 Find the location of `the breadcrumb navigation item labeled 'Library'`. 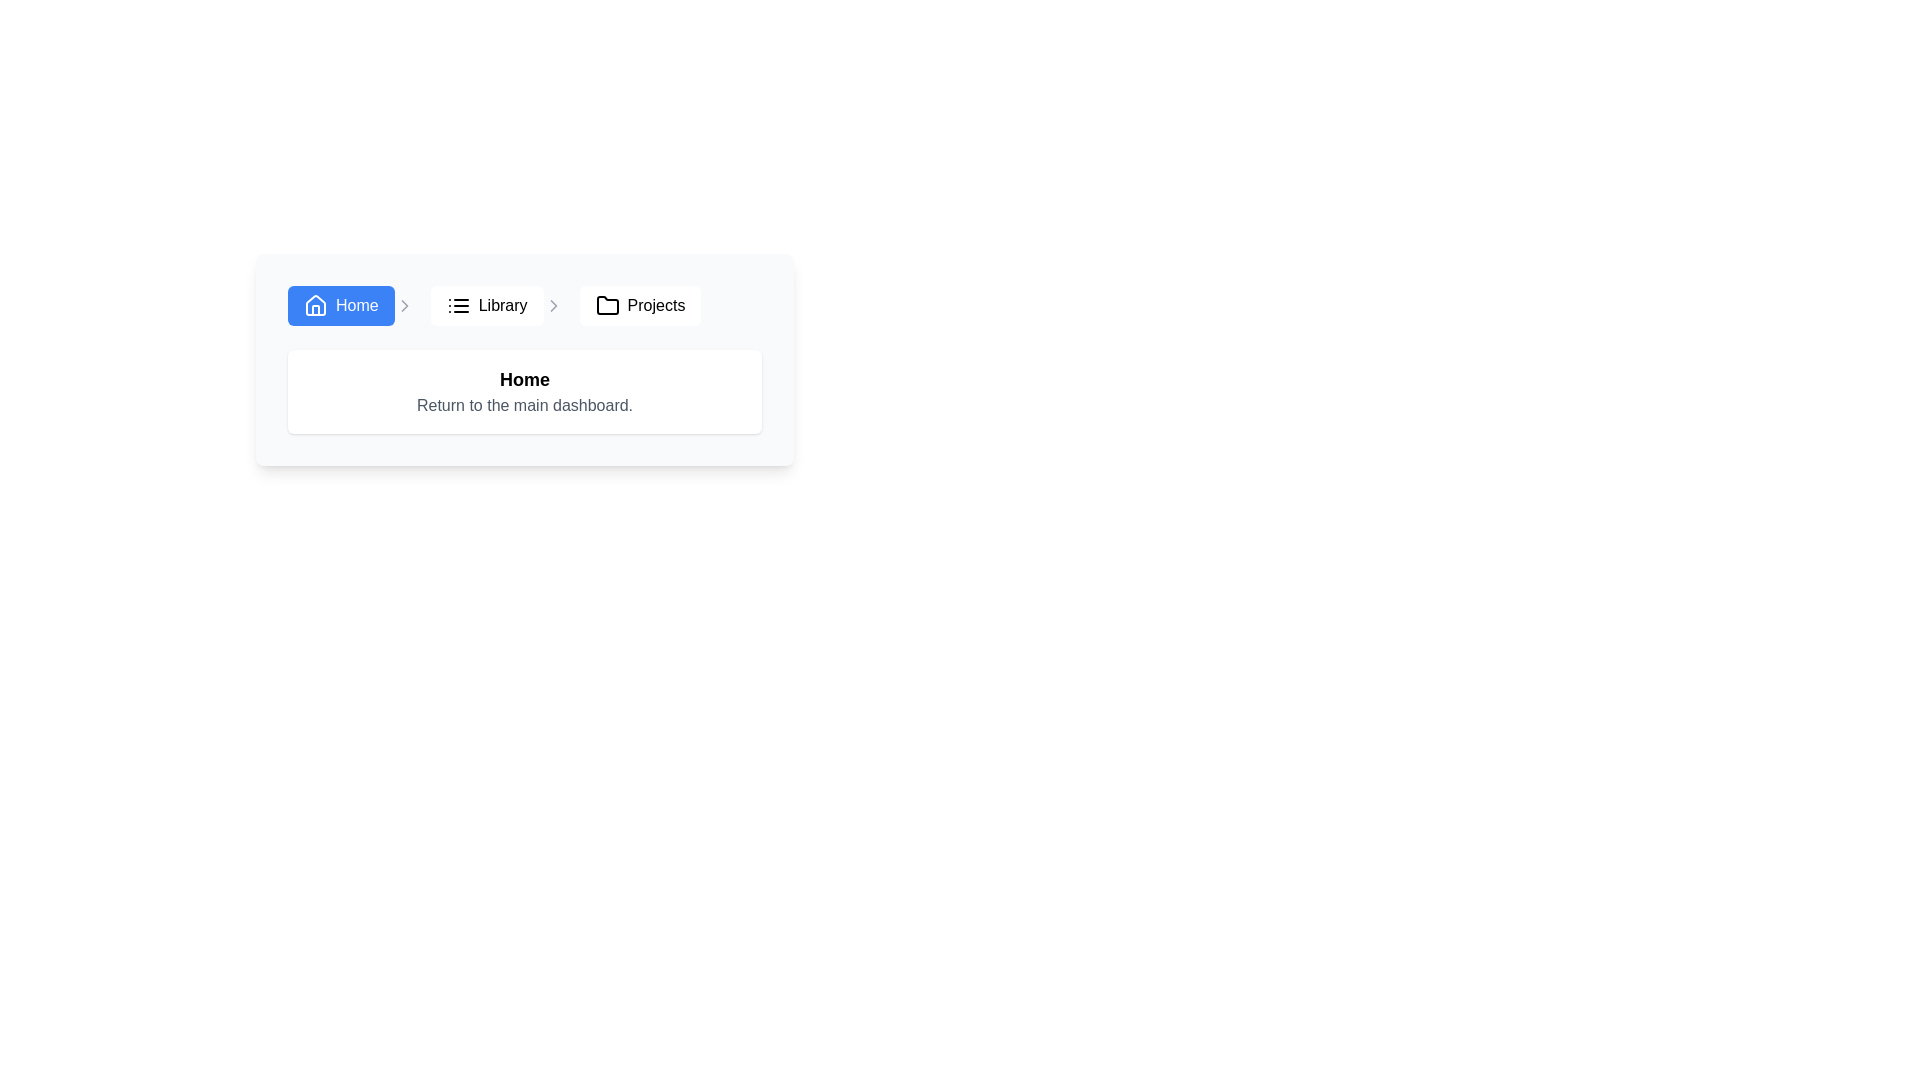

the breadcrumb navigation item labeled 'Library' is located at coordinates (497, 305).